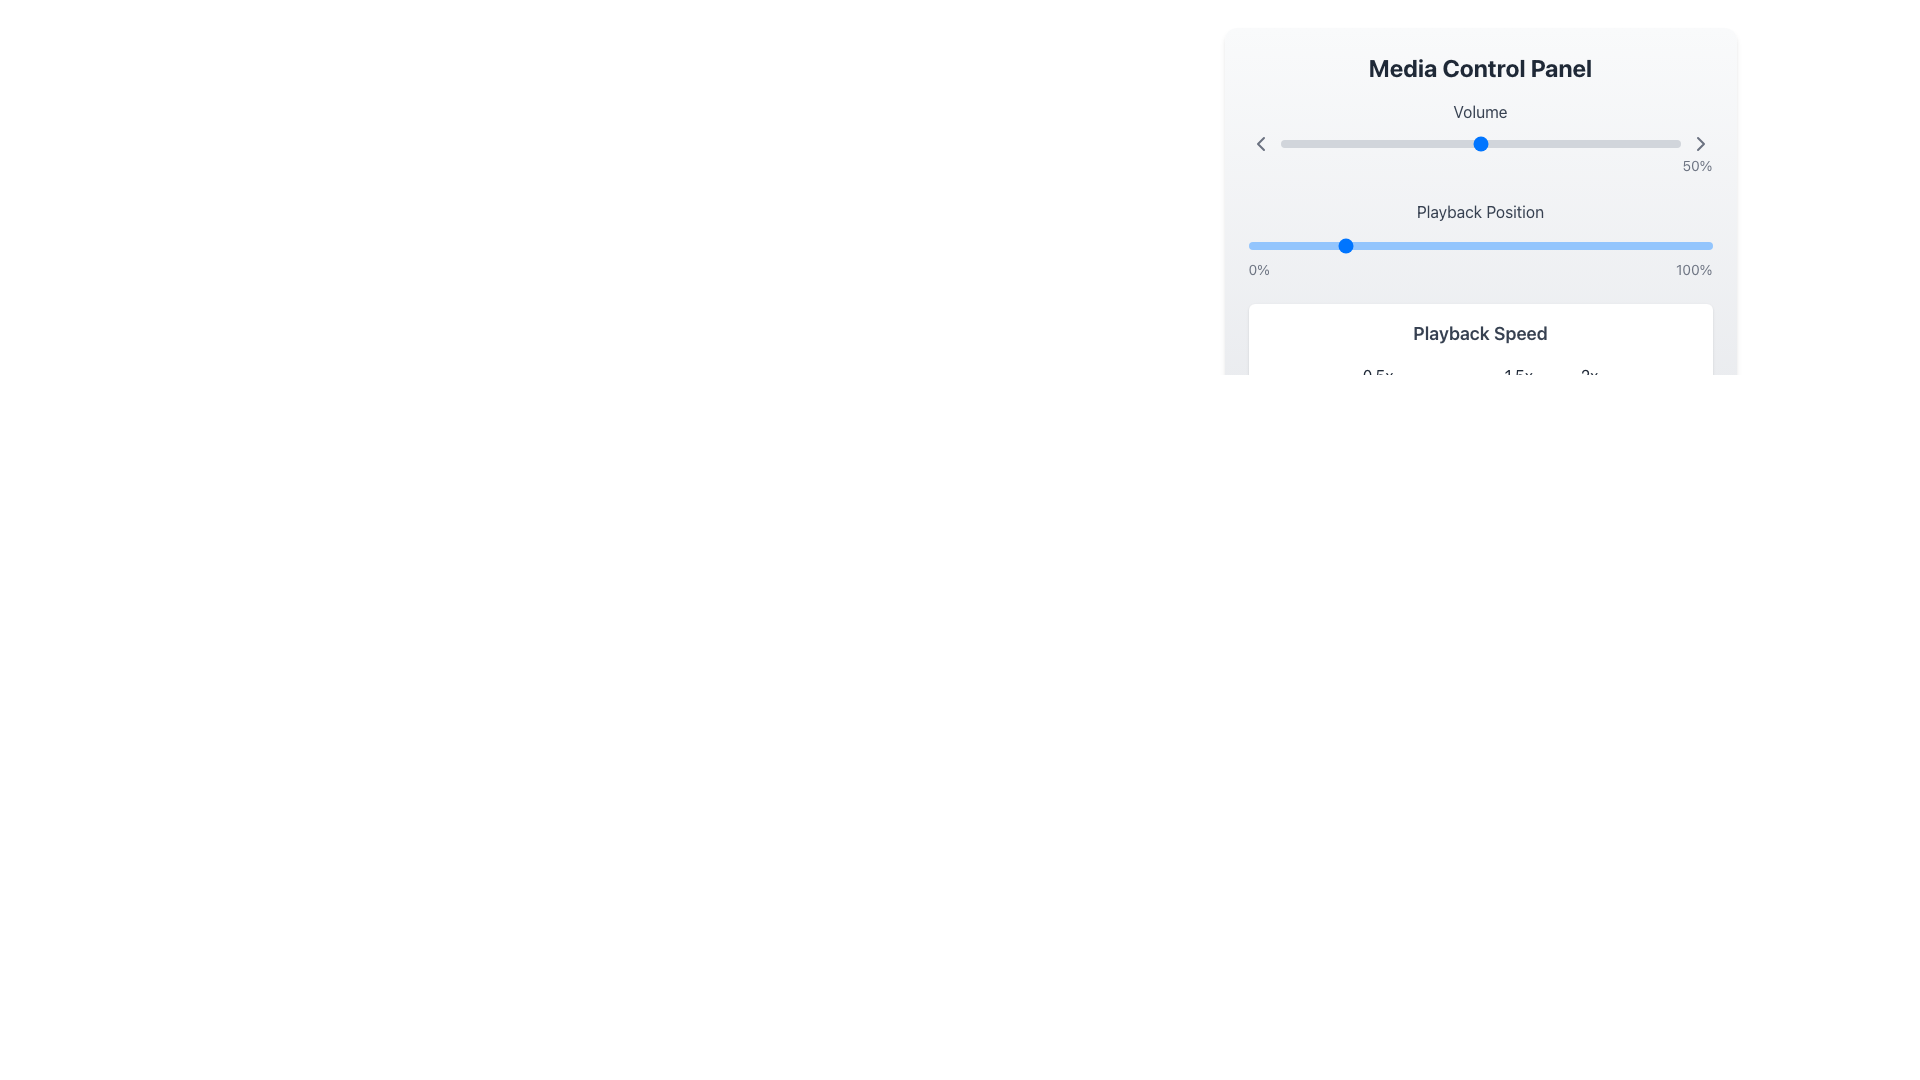 This screenshot has height=1080, width=1920. I want to click on the left-side navigation icon that decreases a value or navigates to a previous state, so click(1259, 142).